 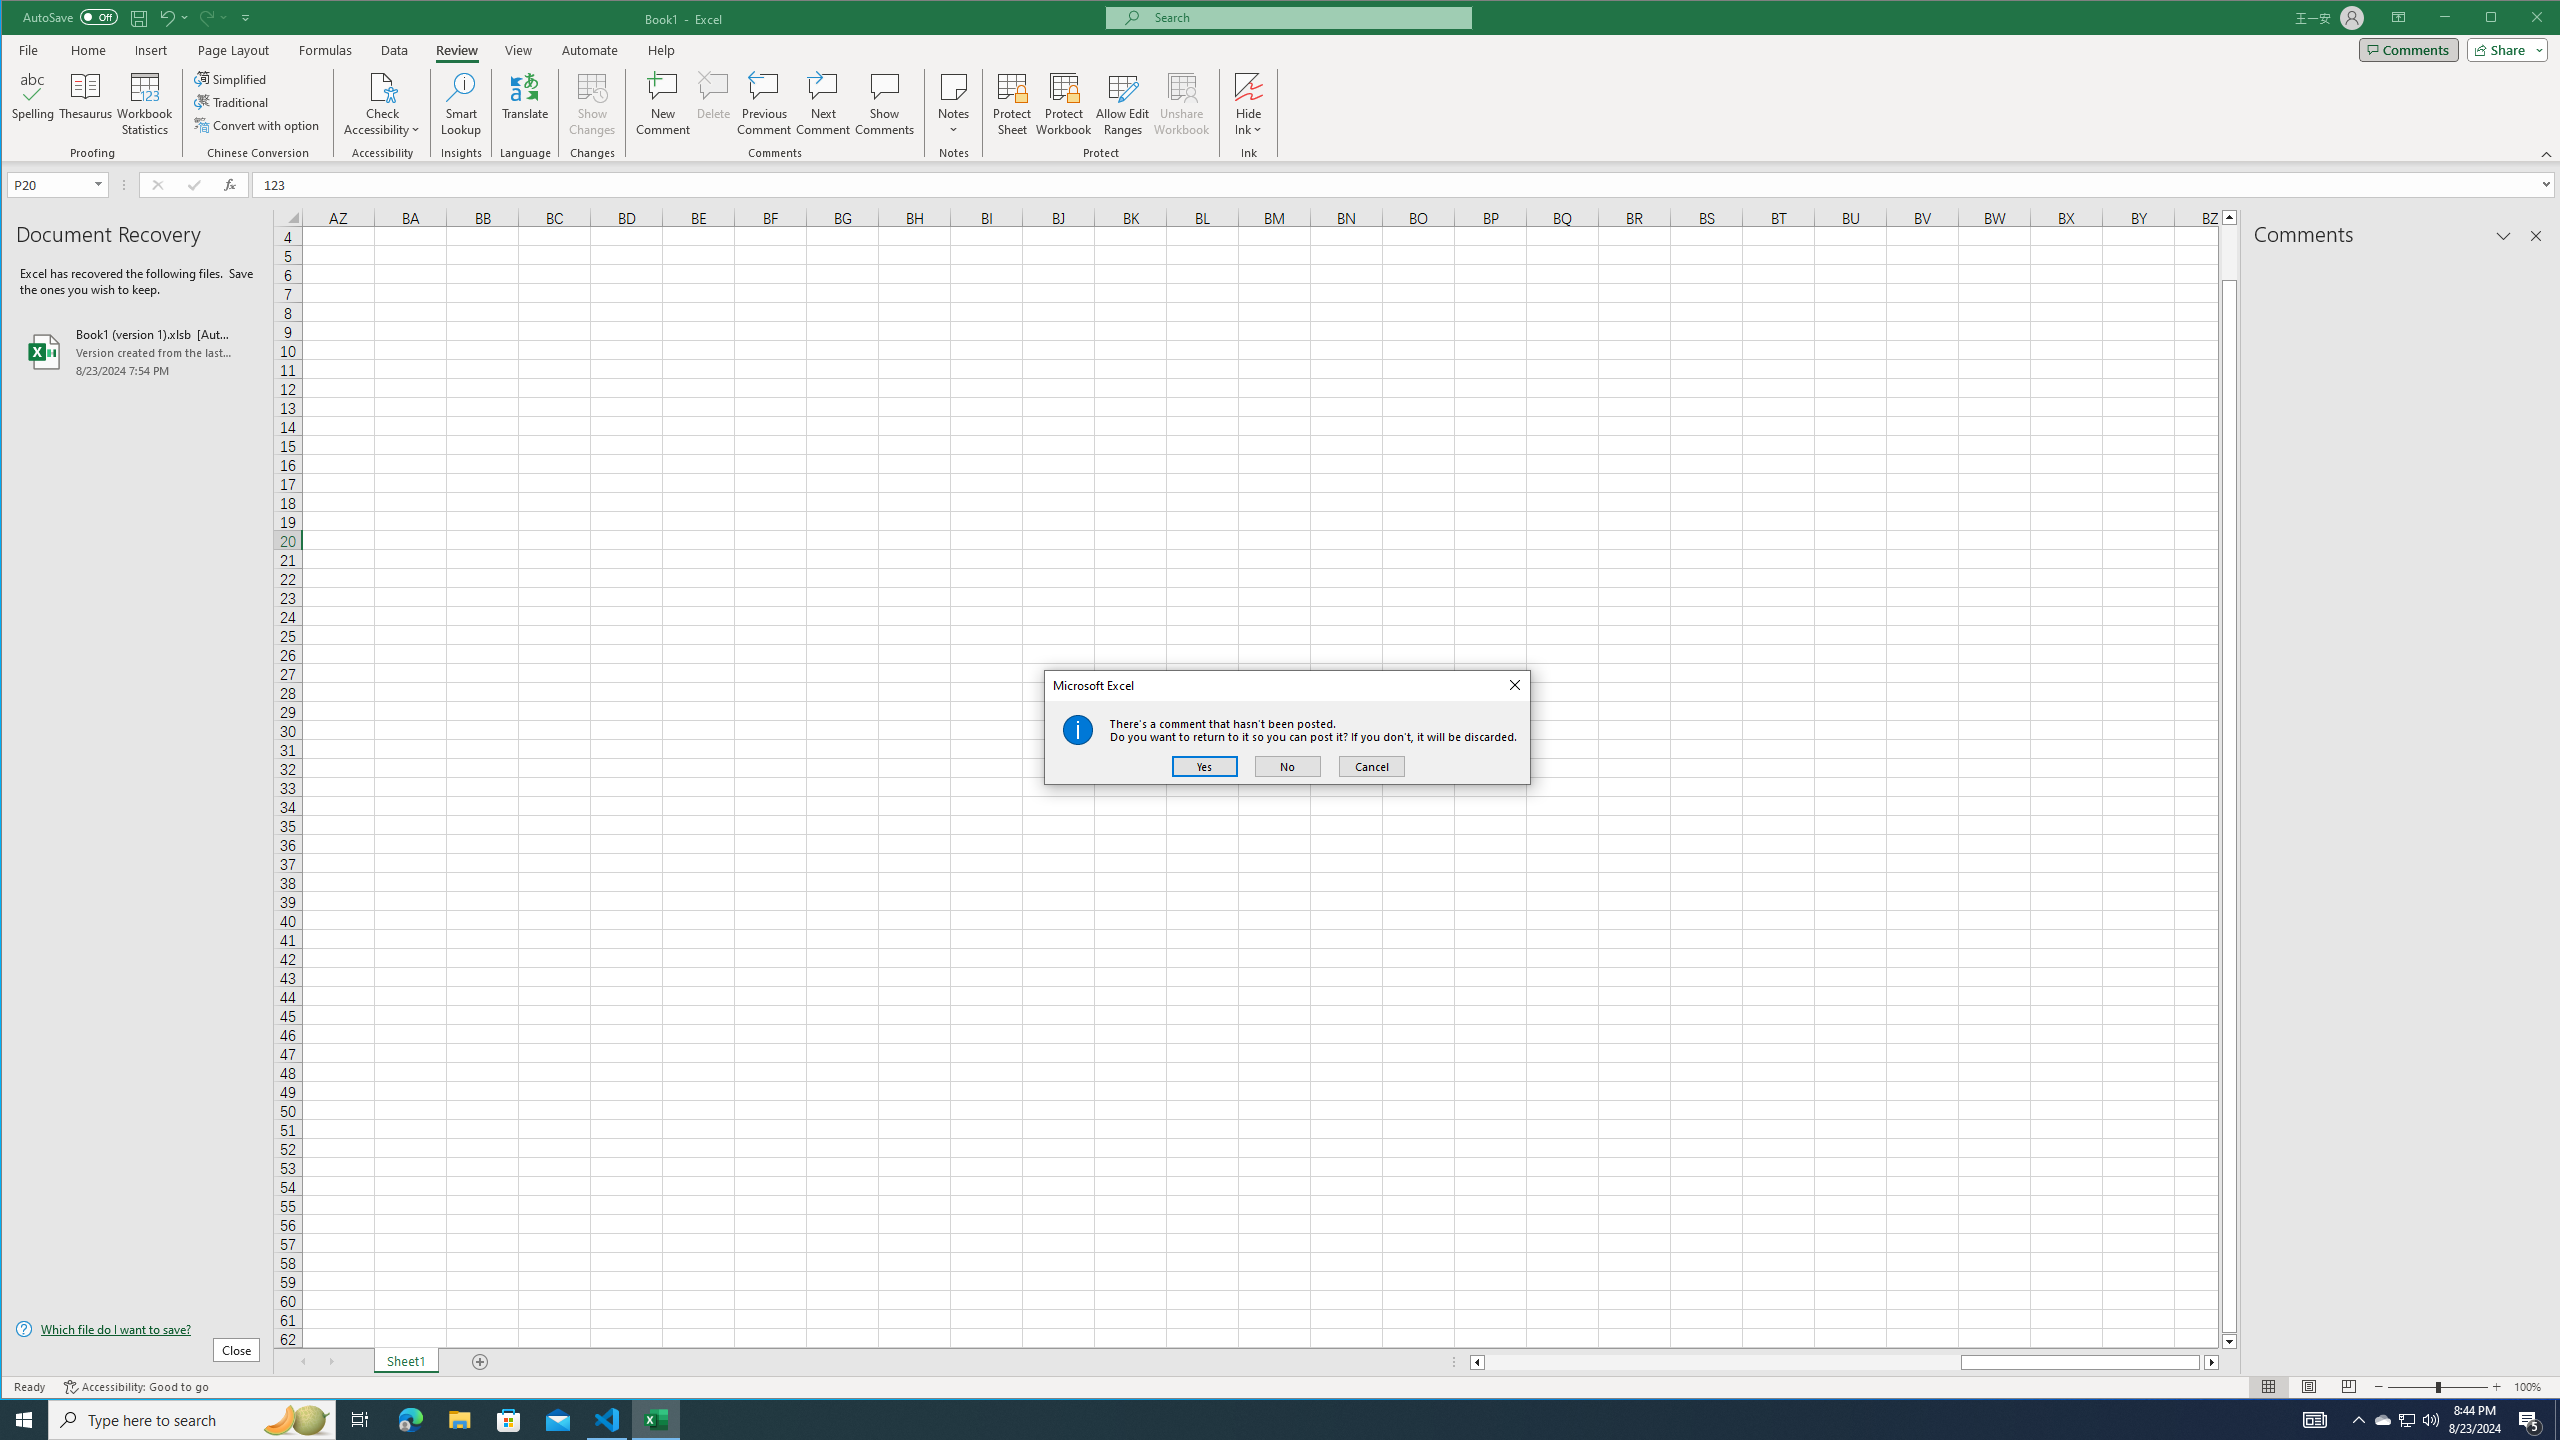 I want to click on 'Show Changes', so click(x=591, y=103).